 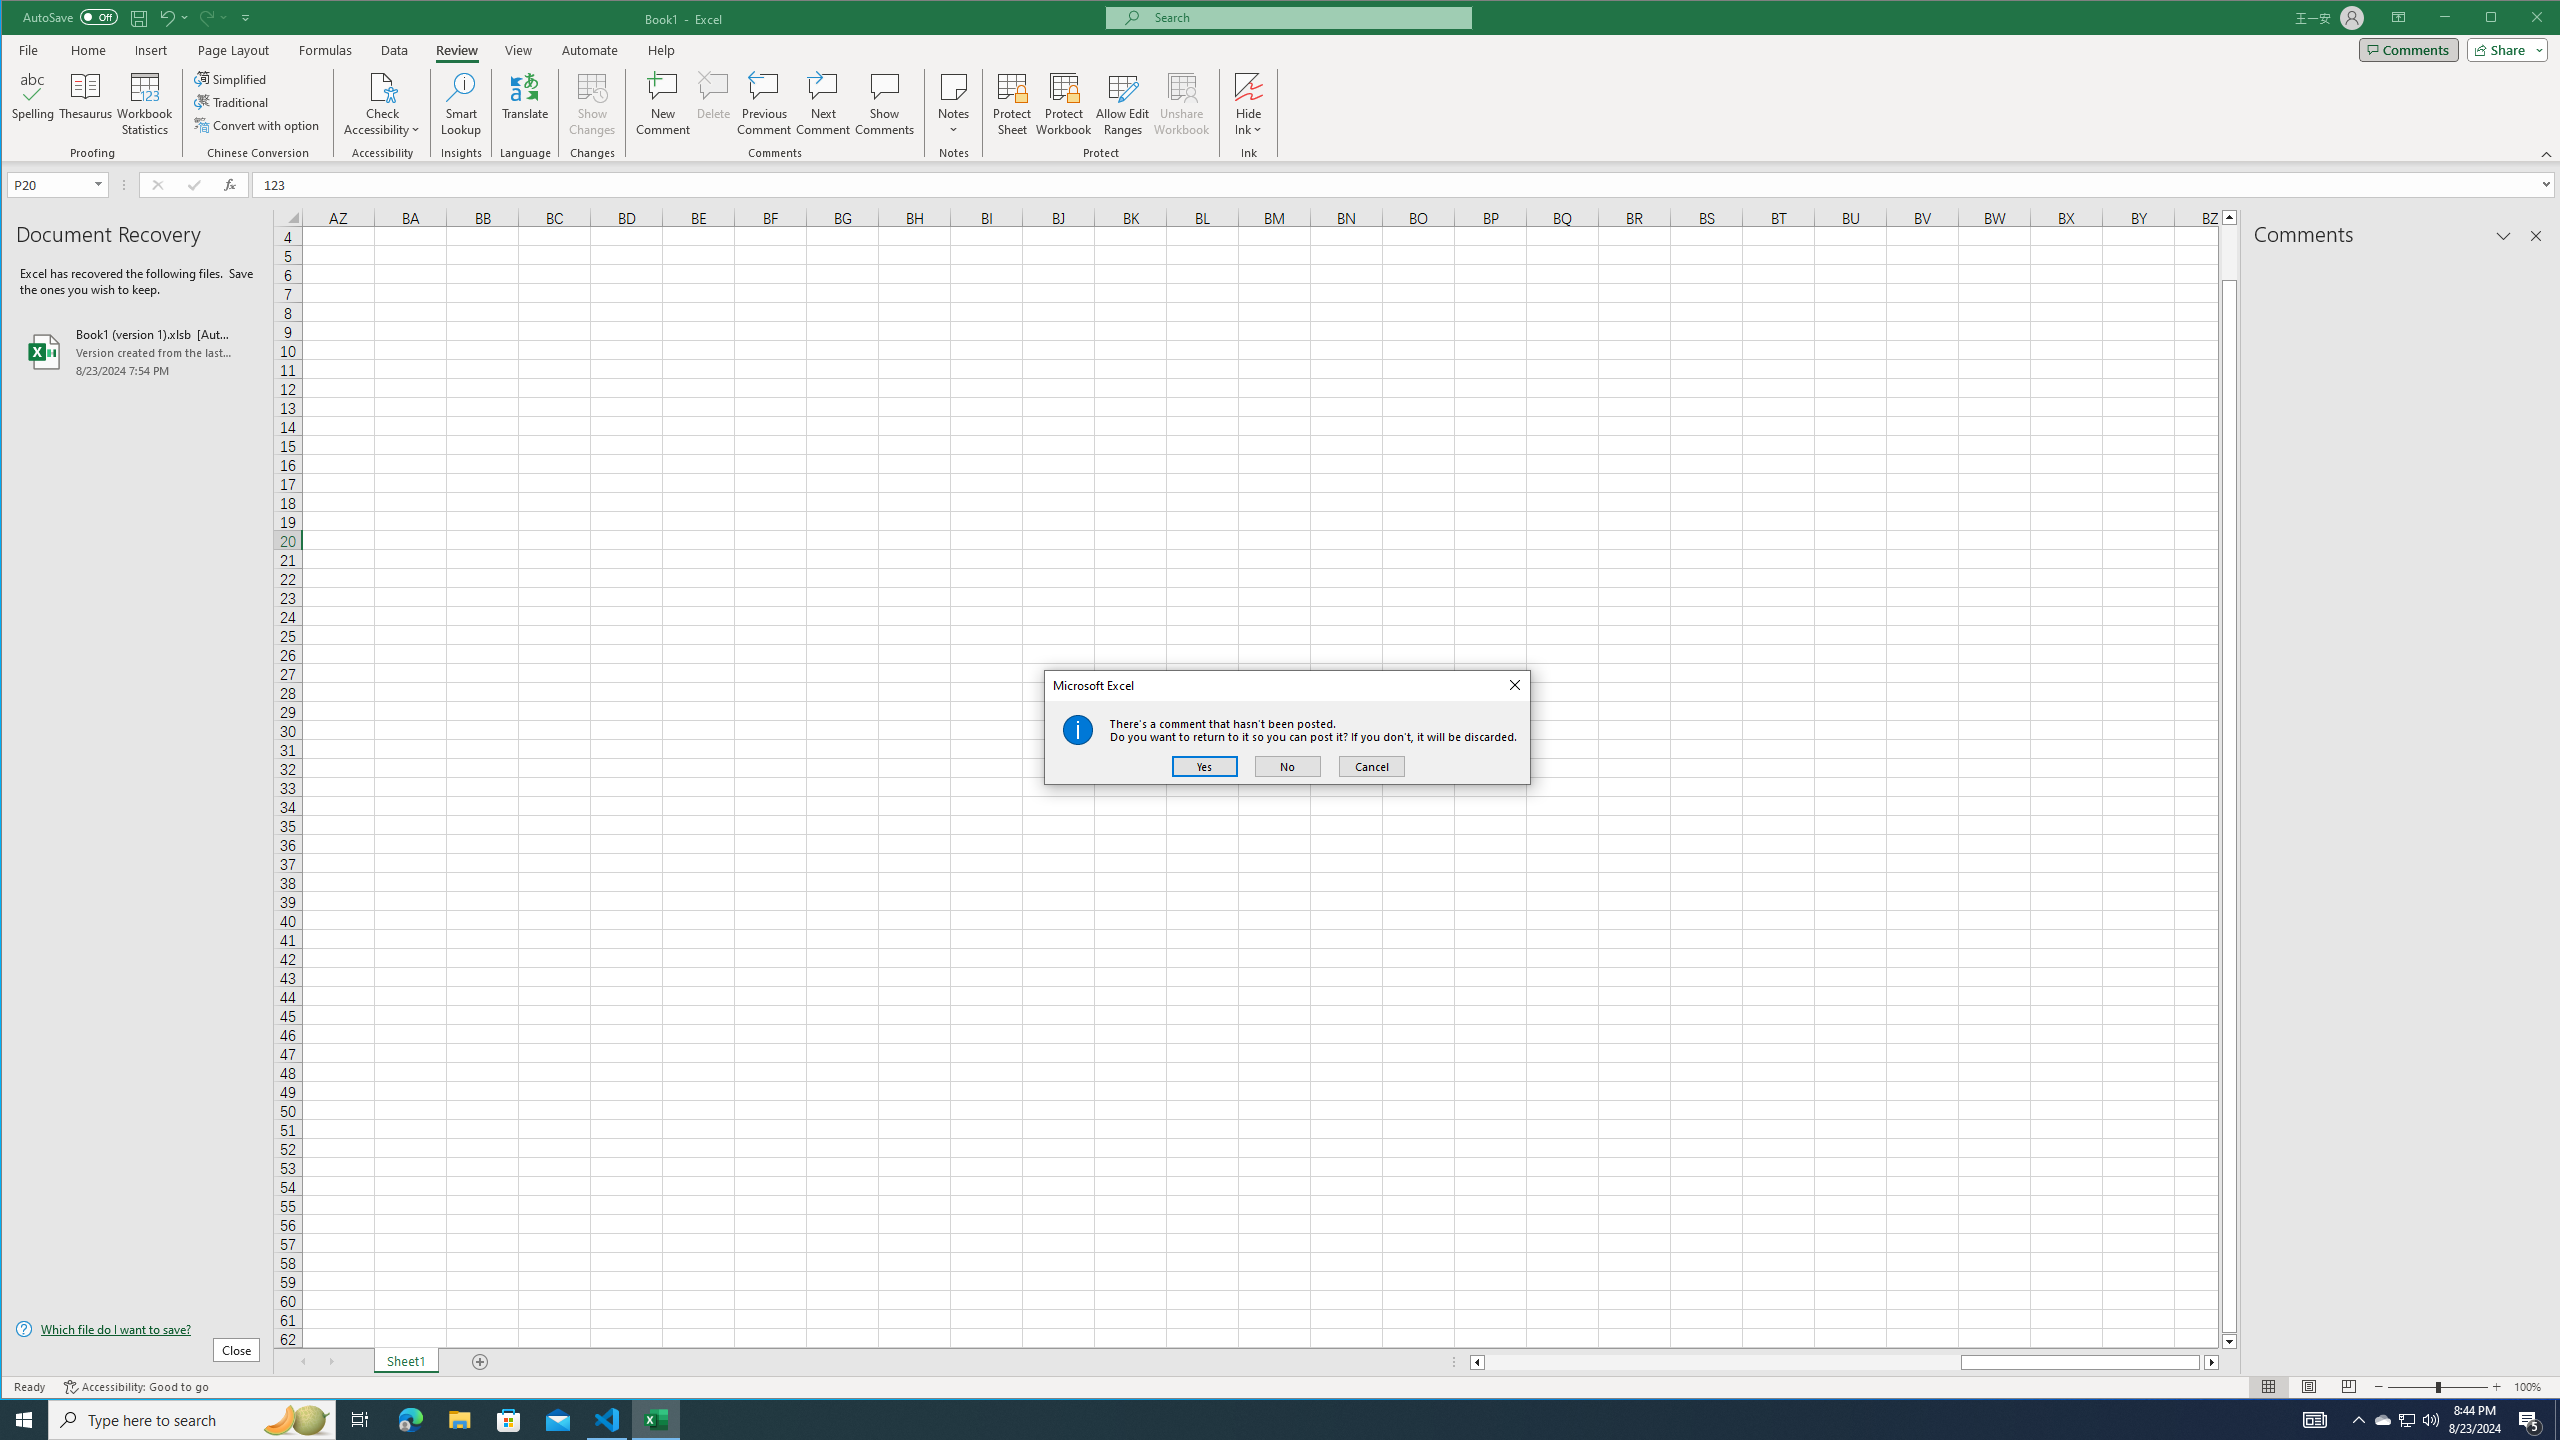 I want to click on 'Show Changes', so click(x=591, y=103).